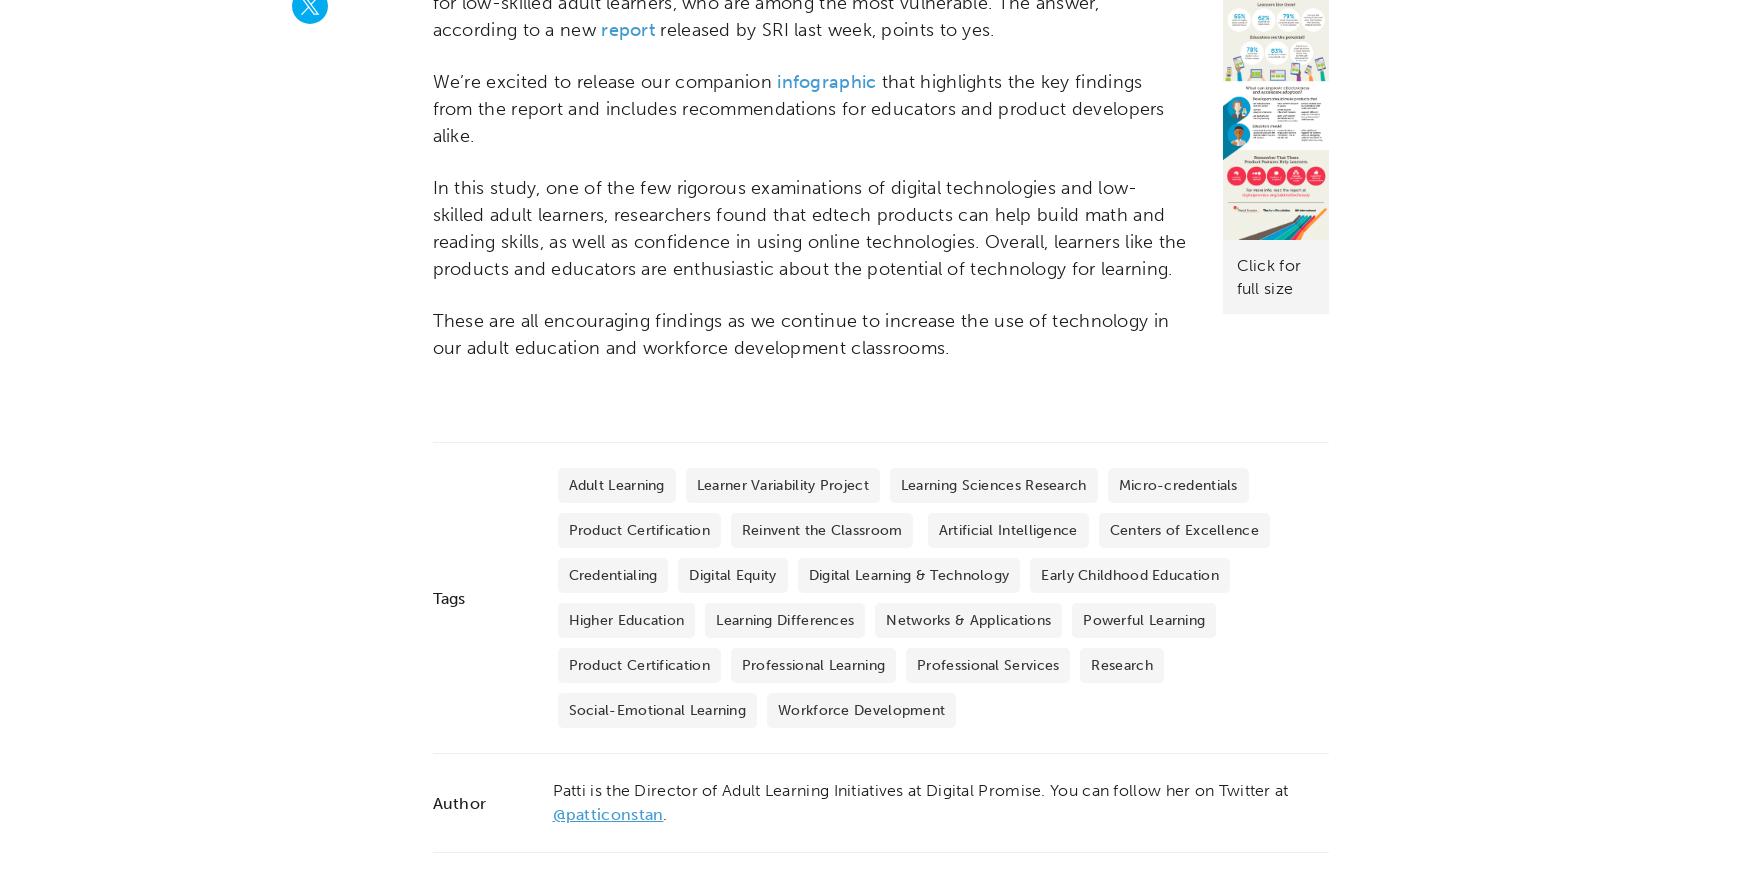 This screenshot has height=896, width=1761. I want to click on 'In this study, one of the few rigorous examinations of digital technologies and low-skilled adult learners, researchers found that edtech products can help build math and reading skills, as well as confidence in using online technologies. Overall, learners like the products and educators are enthusiastic about the potential of technology for learning.', so click(809, 228).